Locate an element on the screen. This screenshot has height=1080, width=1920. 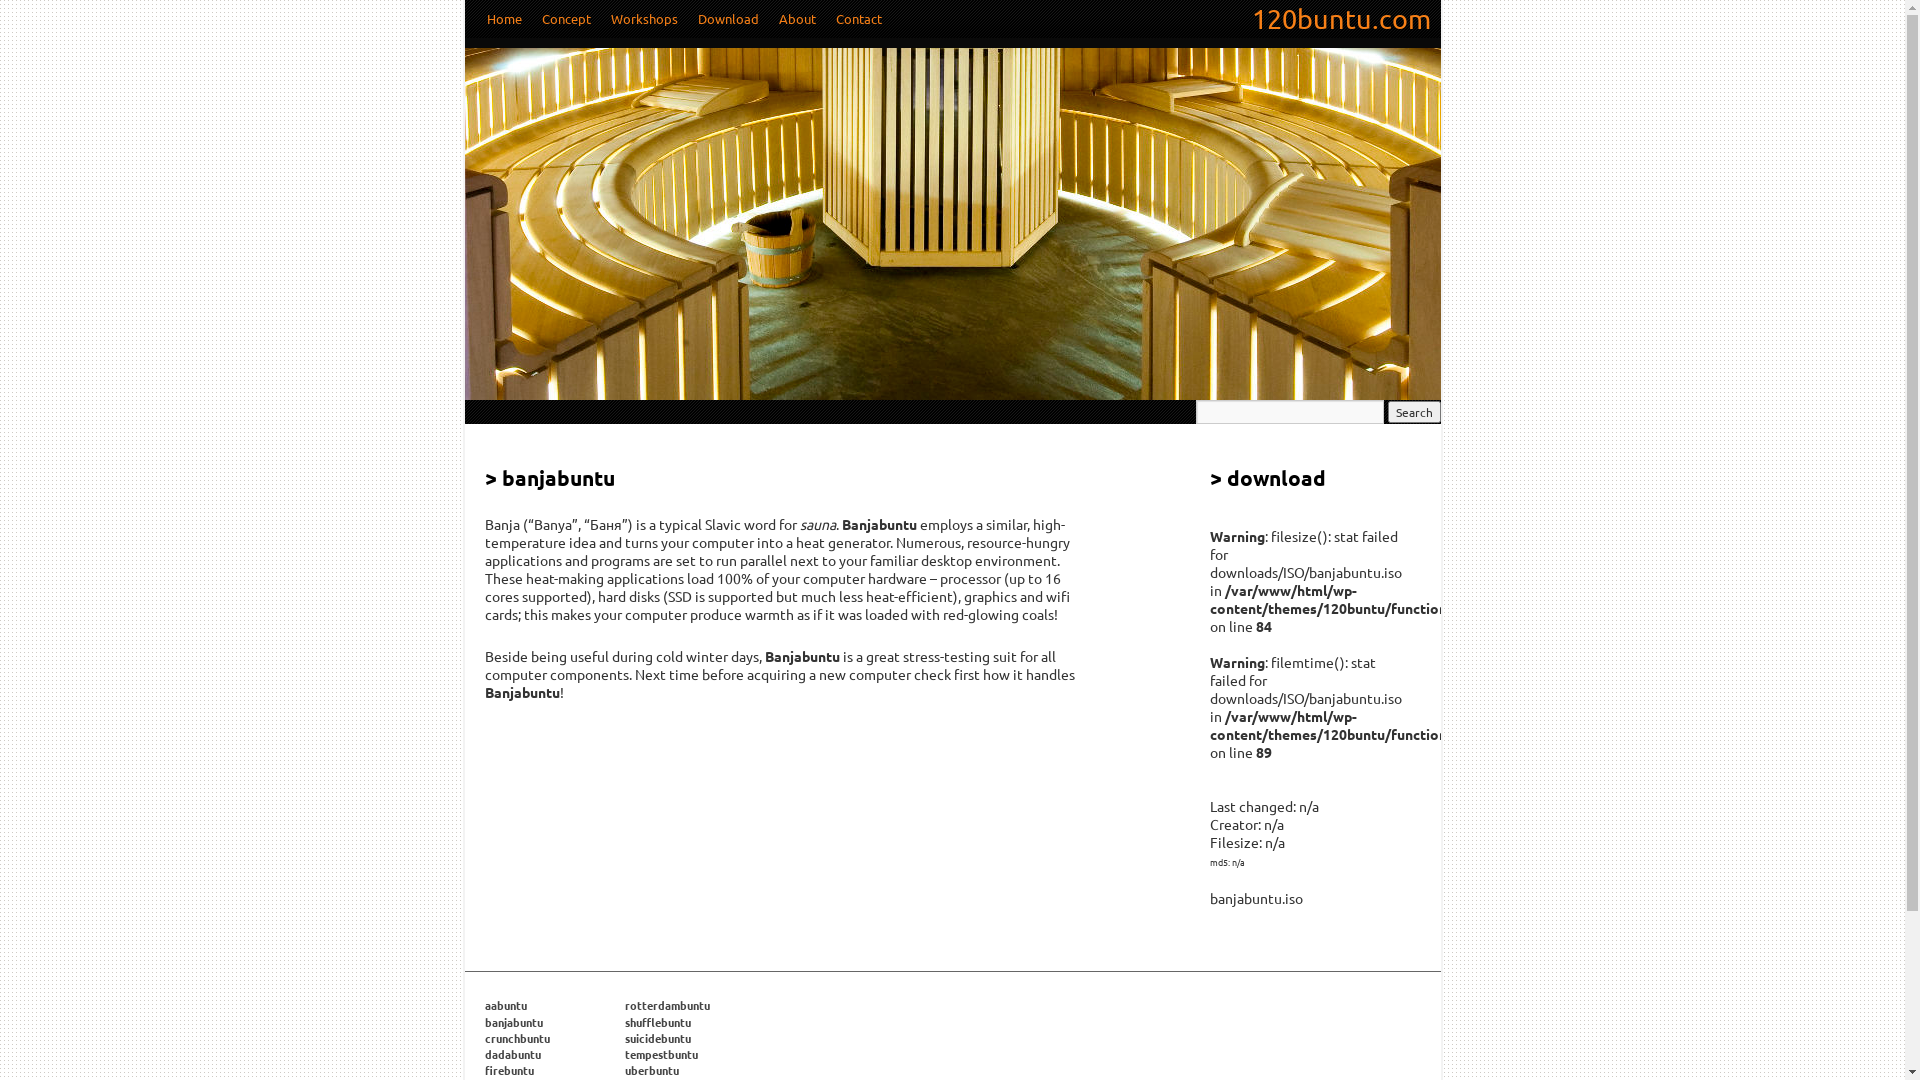
'crunchbuntu' is located at coordinates (484, 1036).